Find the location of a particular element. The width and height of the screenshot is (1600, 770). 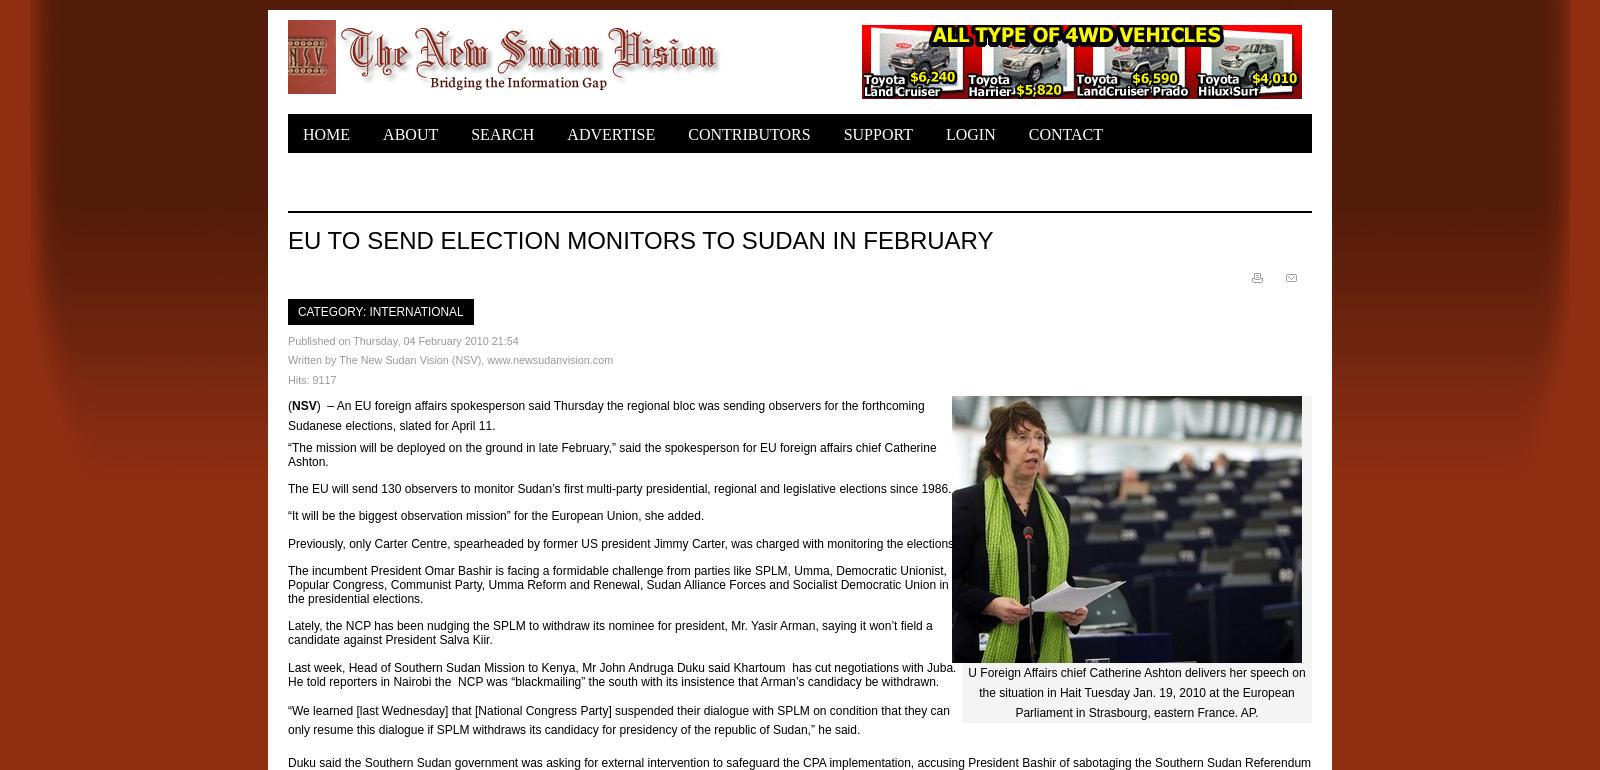

'Hits: 9117' is located at coordinates (312, 377).